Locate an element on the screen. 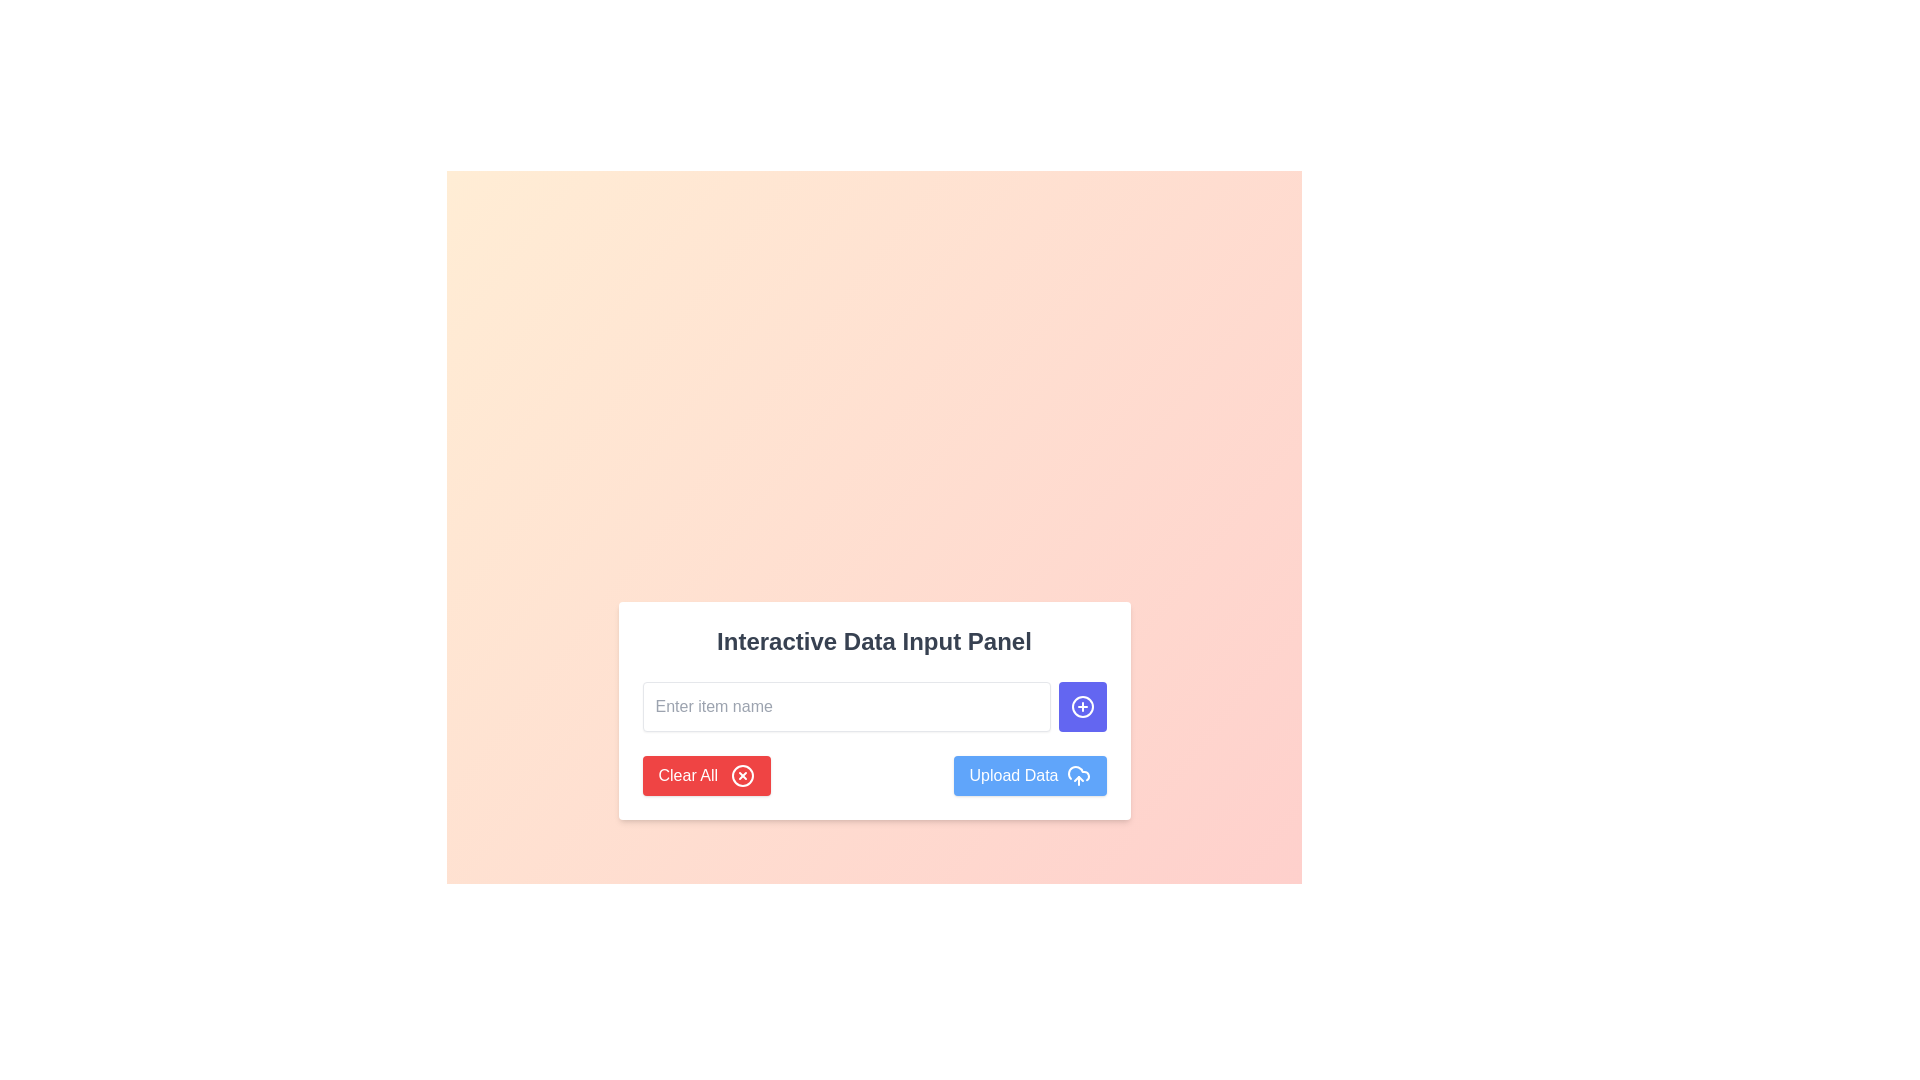 The image size is (1920, 1080). the vibrant blue circular graphic with a 2px-width stroke, part of the 'circle-plus' icon located to the right of a text input field in the data input panel is located at coordinates (1081, 705).